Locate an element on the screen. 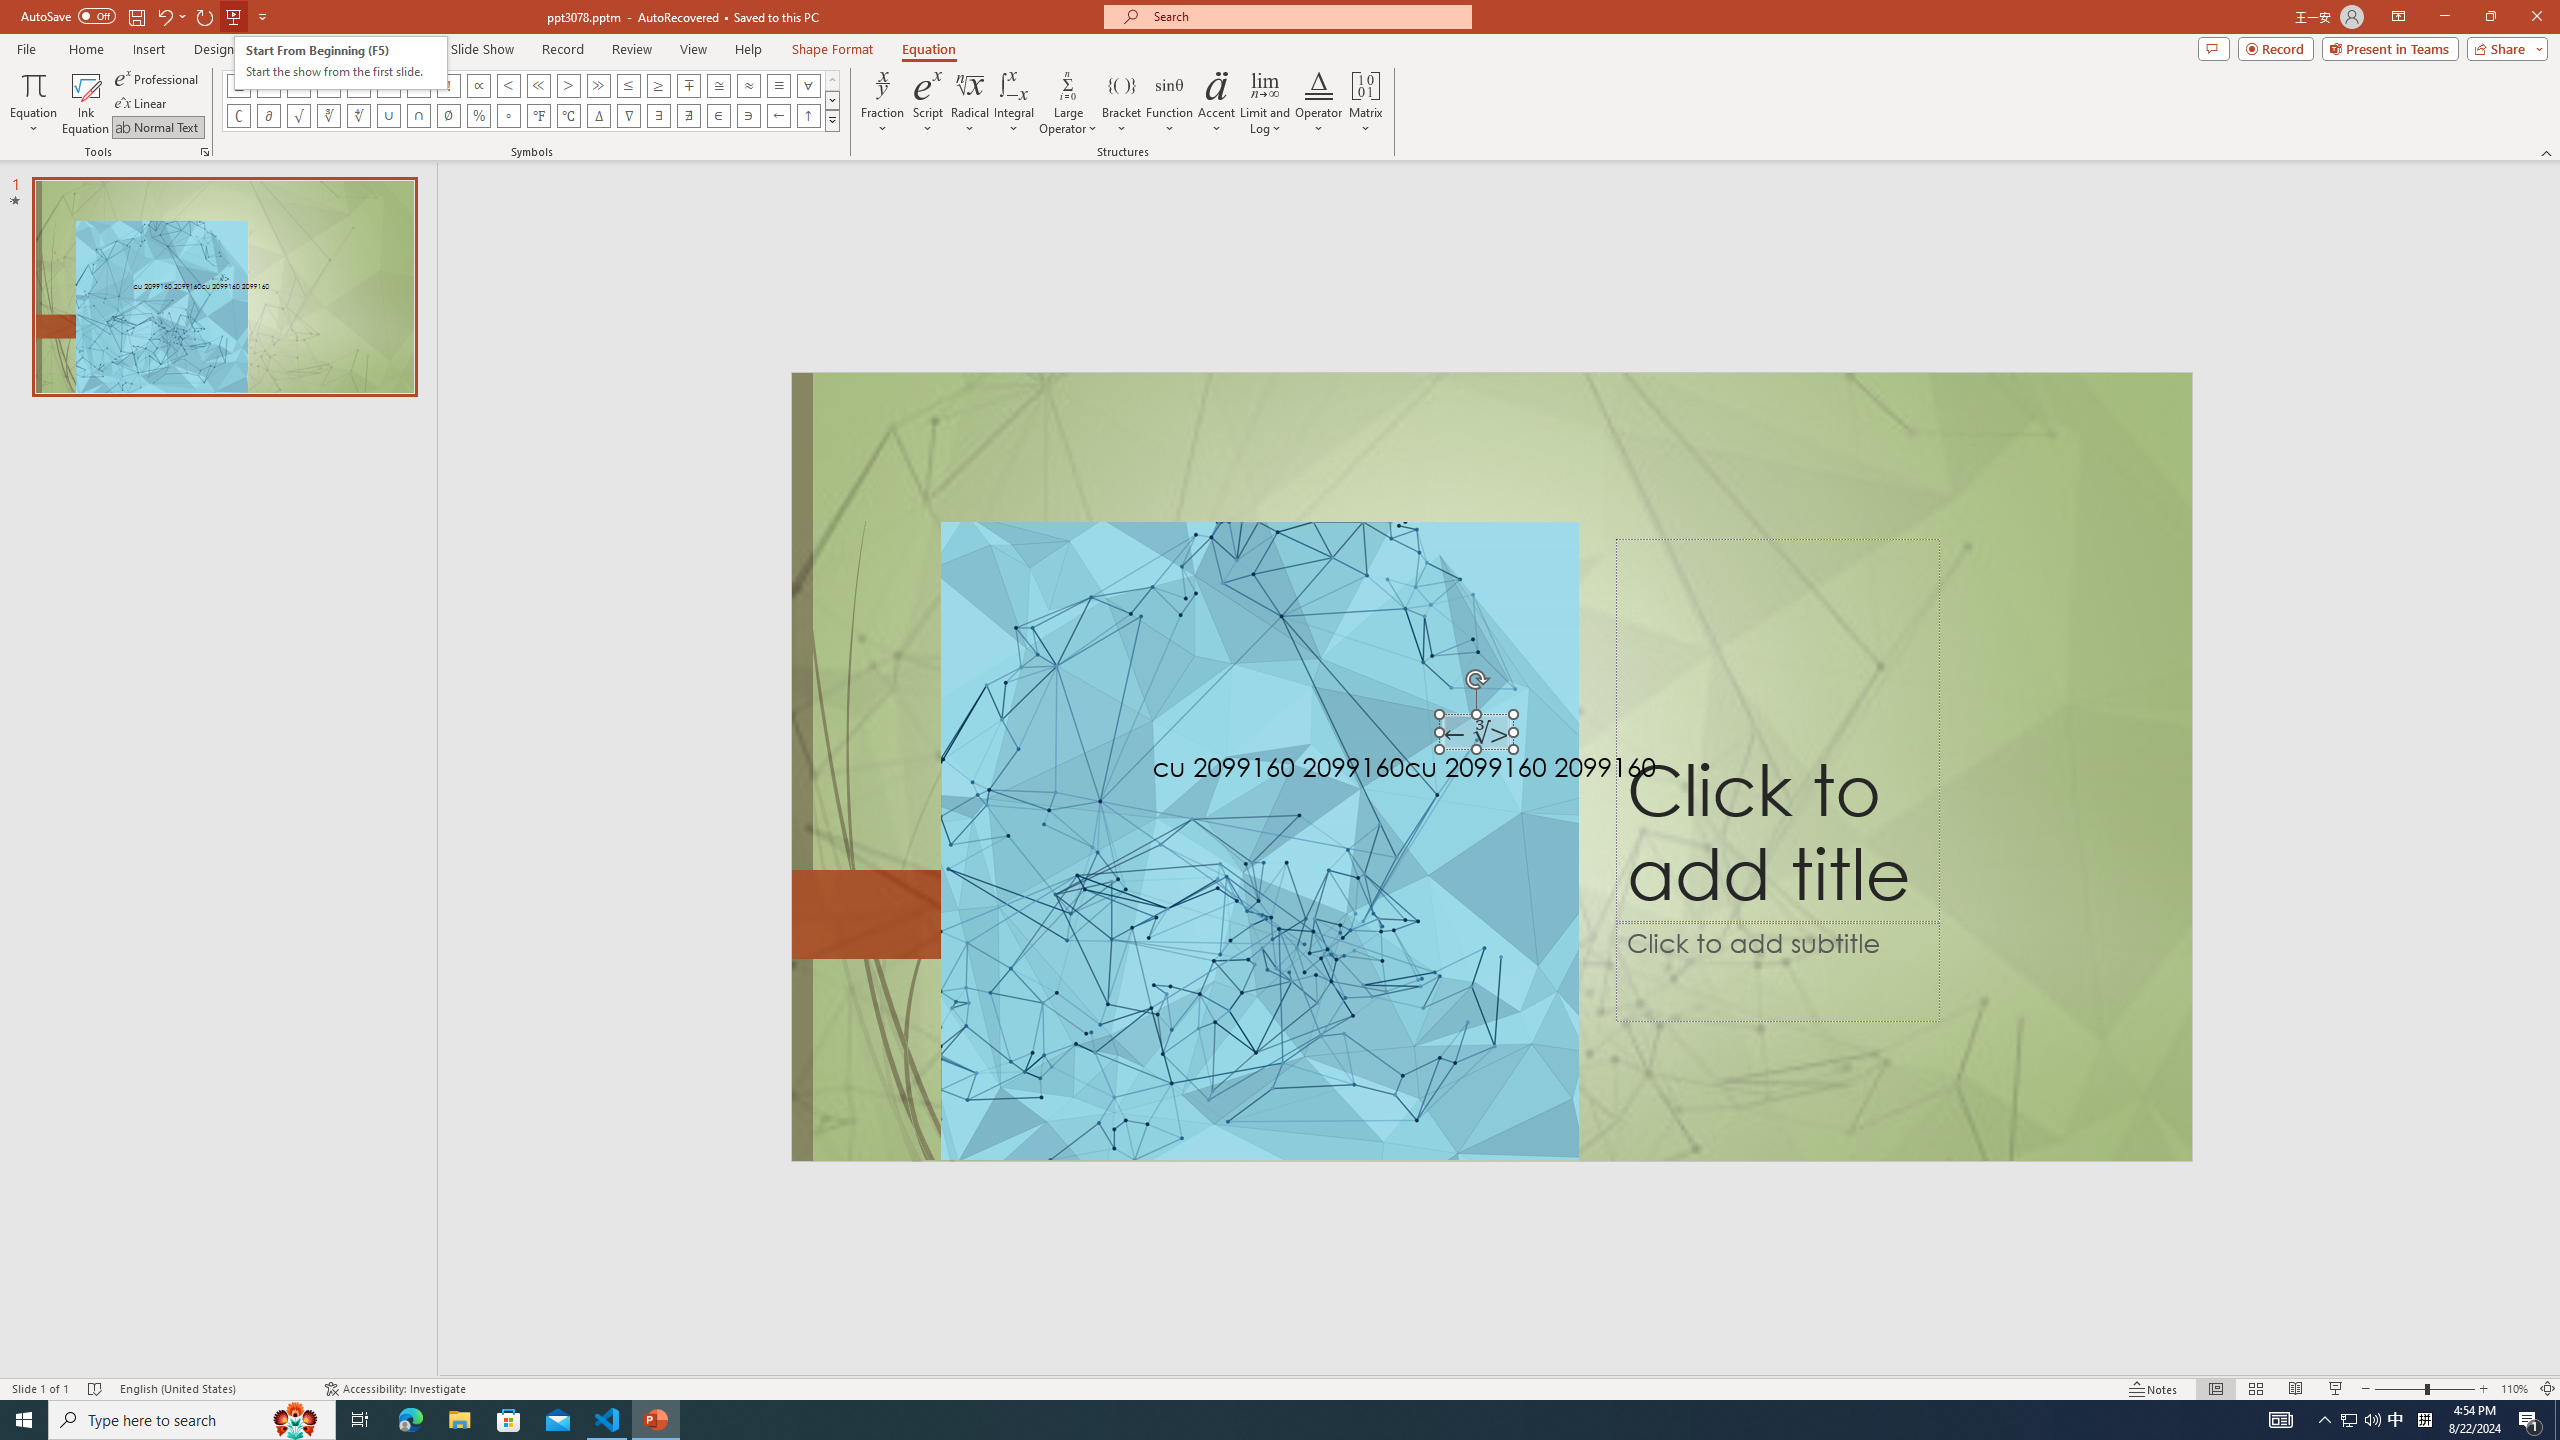 Image resolution: width=2560 pixels, height=1440 pixels. 'Equation Symbol Percentage' is located at coordinates (477, 114).